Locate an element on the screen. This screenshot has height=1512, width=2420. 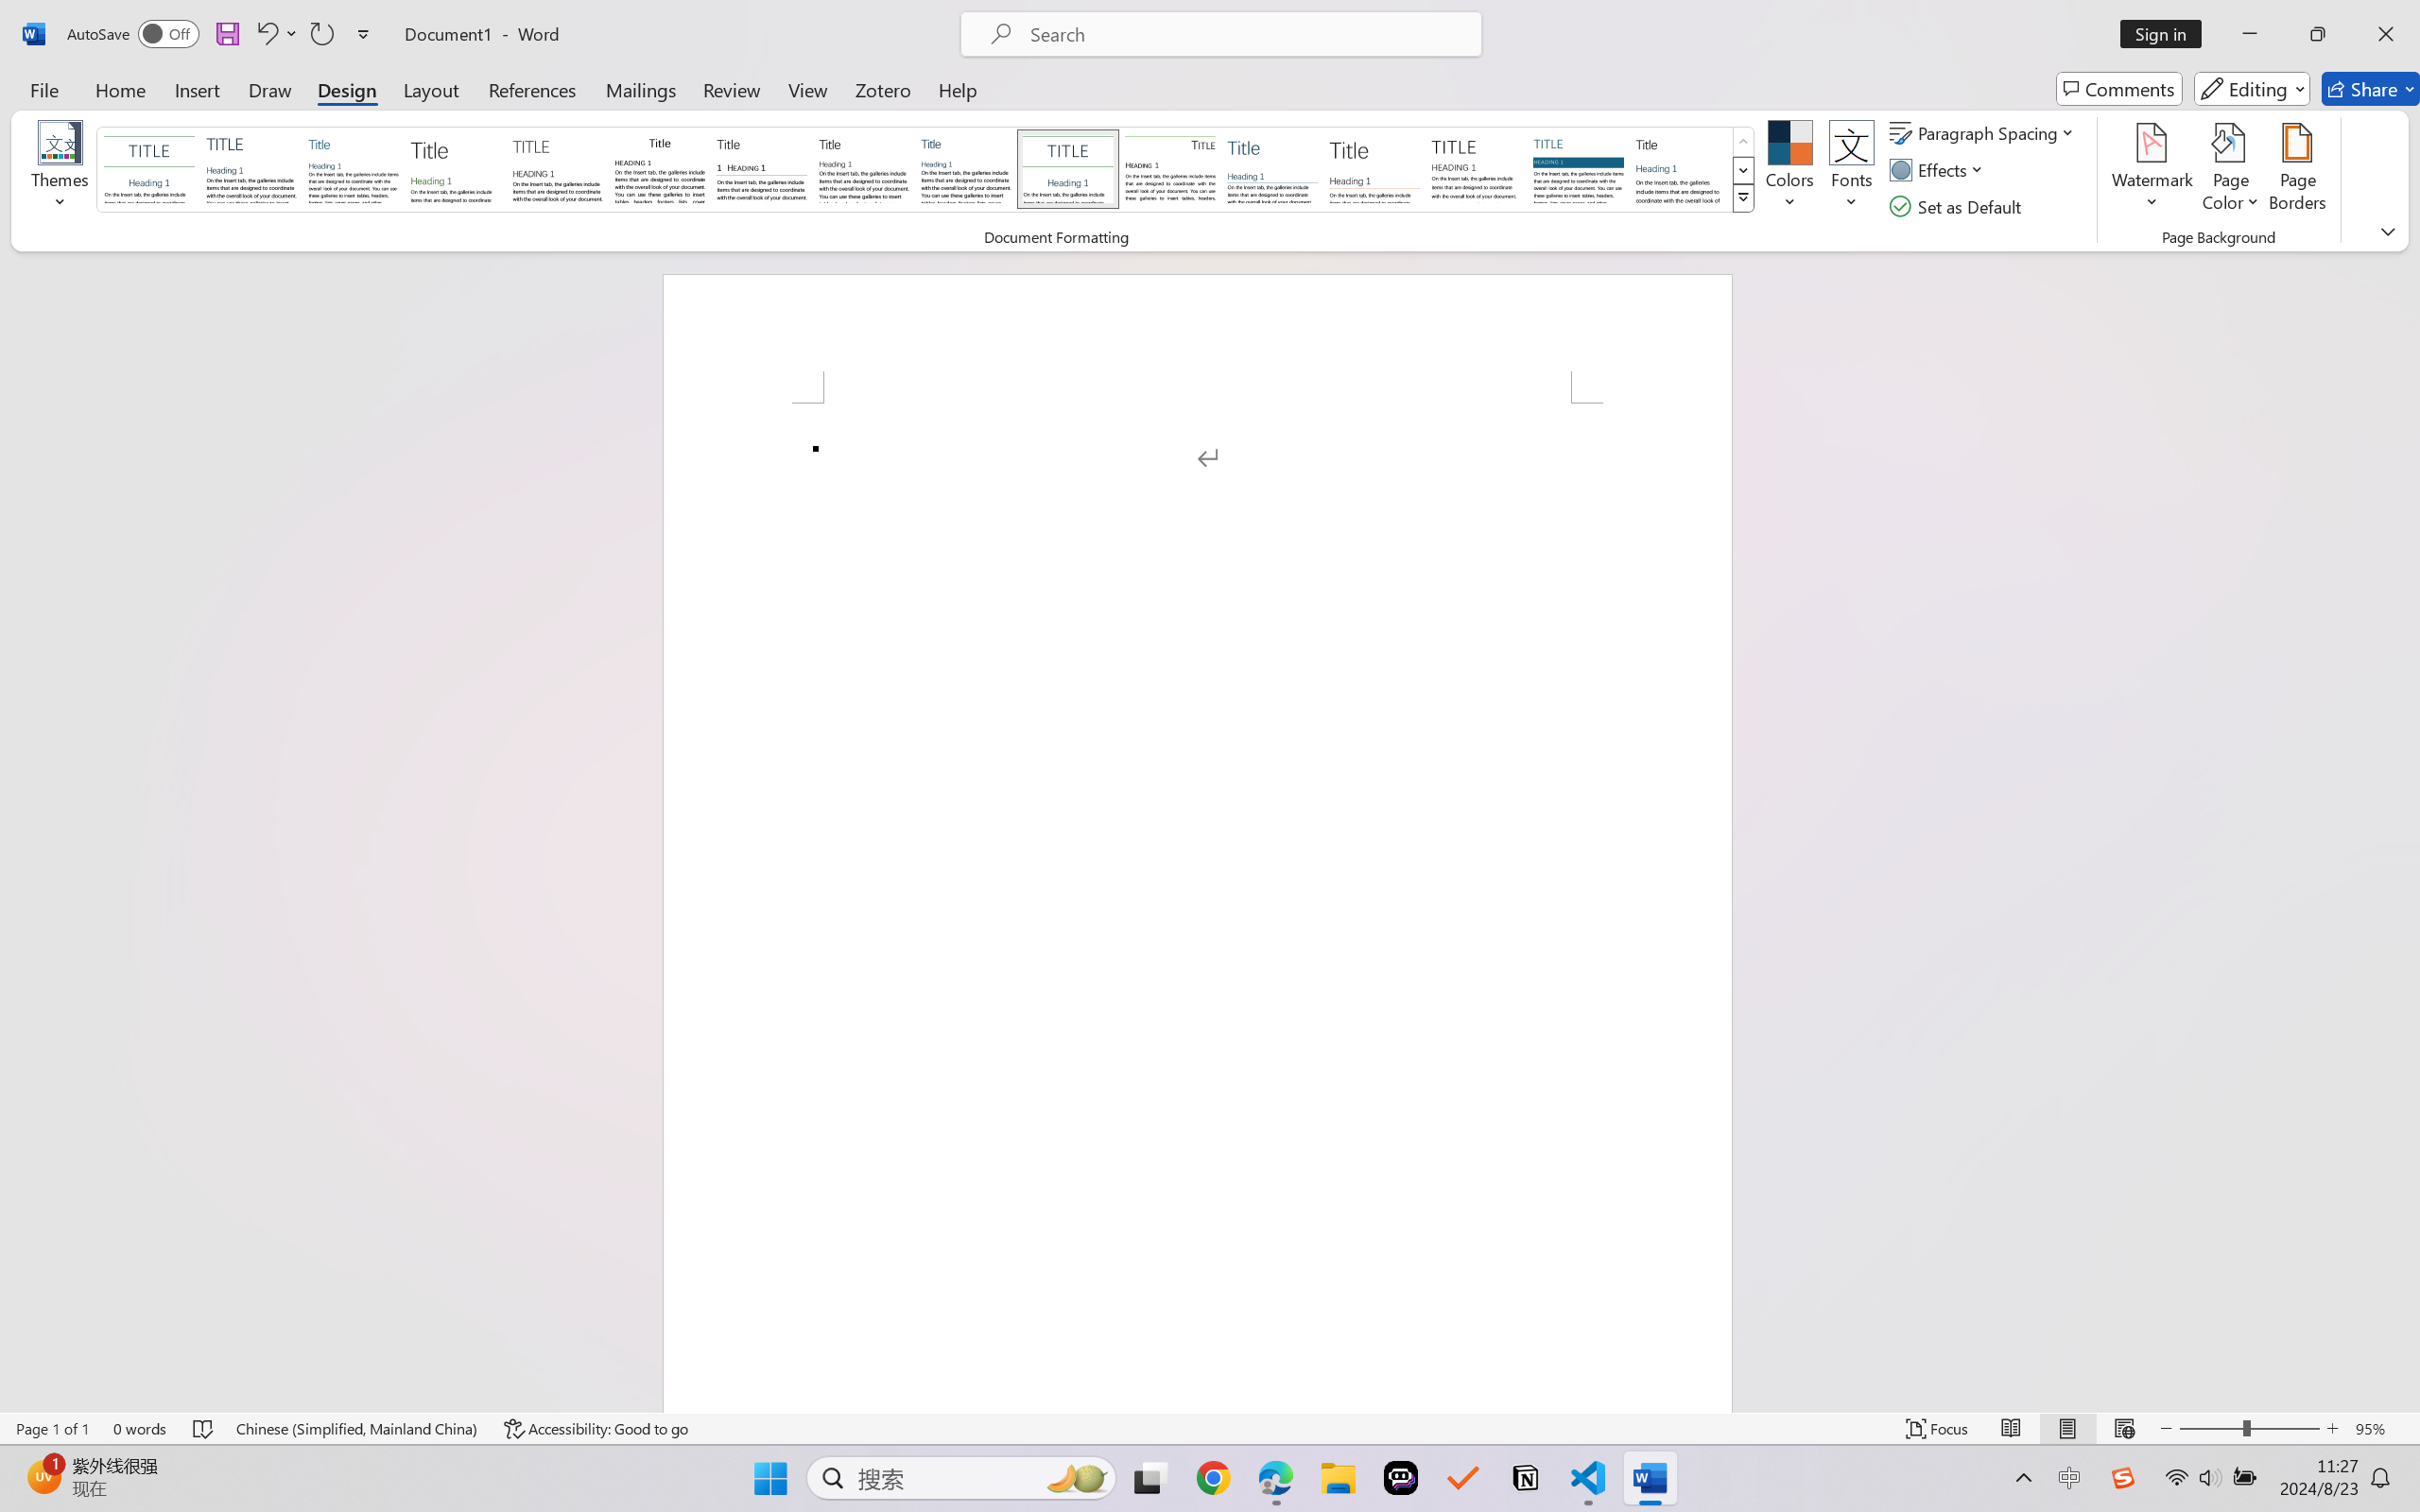
'Repeat Style' is located at coordinates (320, 33).